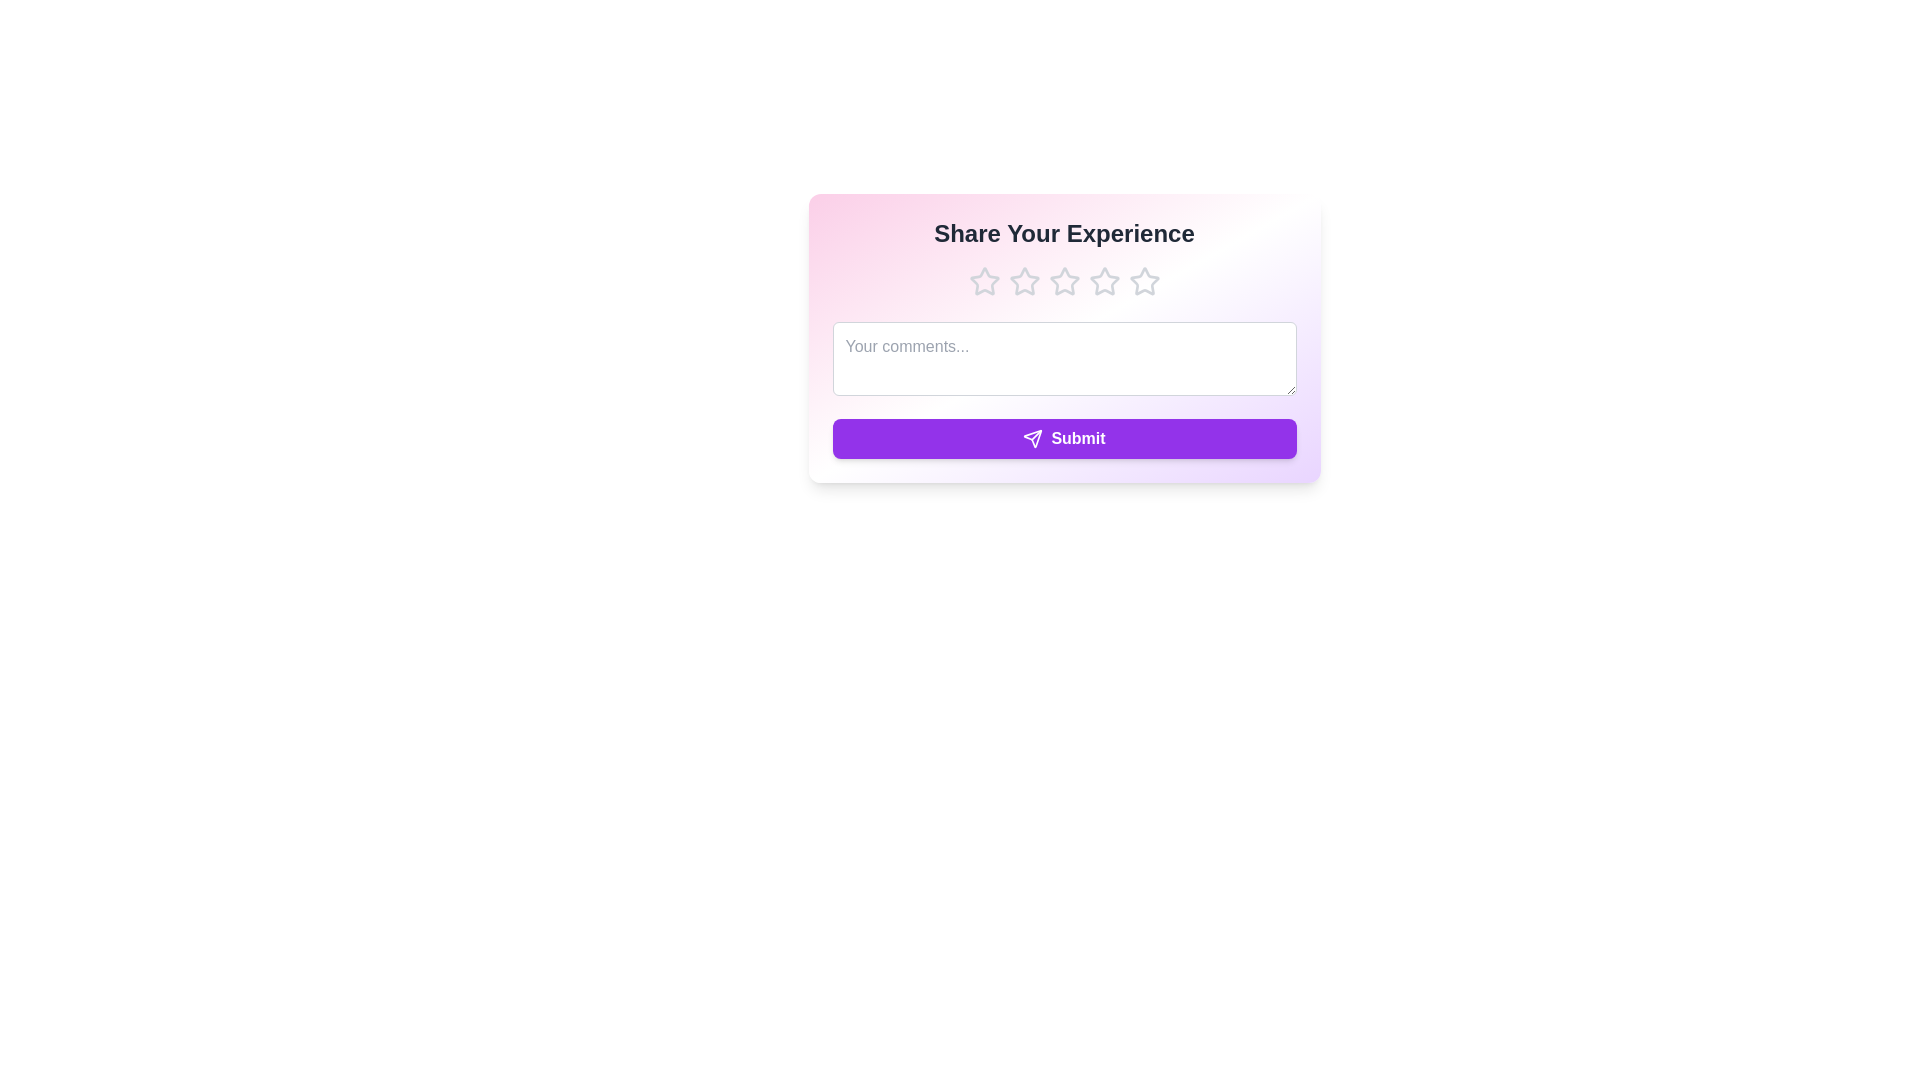 The width and height of the screenshot is (1920, 1080). Describe the element at coordinates (1063, 281) in the screenshot. I see `the second star icon in the rating system located in the 'Share Your Experience' section to indicate the second-highest rating level` at that location.